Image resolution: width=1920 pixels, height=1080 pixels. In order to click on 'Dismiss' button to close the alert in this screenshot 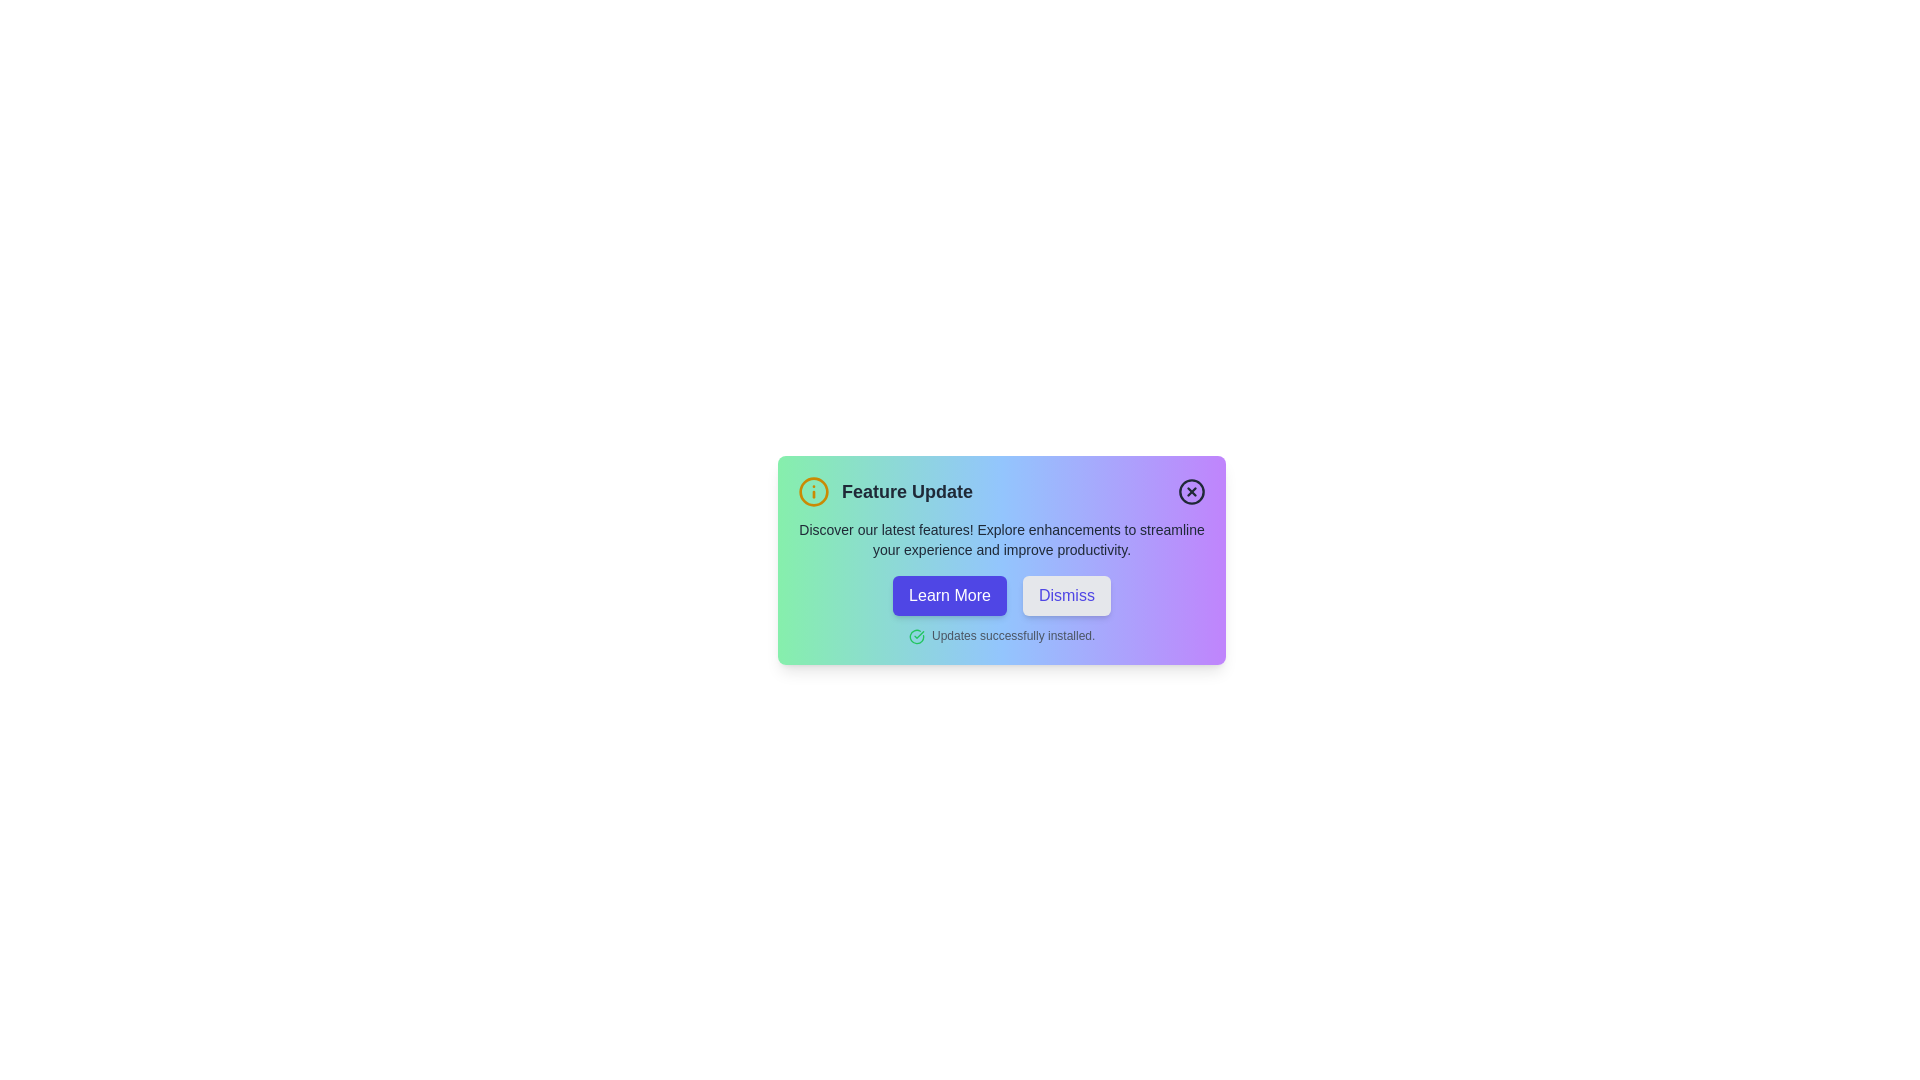, I will do `click(1065, 595)`.